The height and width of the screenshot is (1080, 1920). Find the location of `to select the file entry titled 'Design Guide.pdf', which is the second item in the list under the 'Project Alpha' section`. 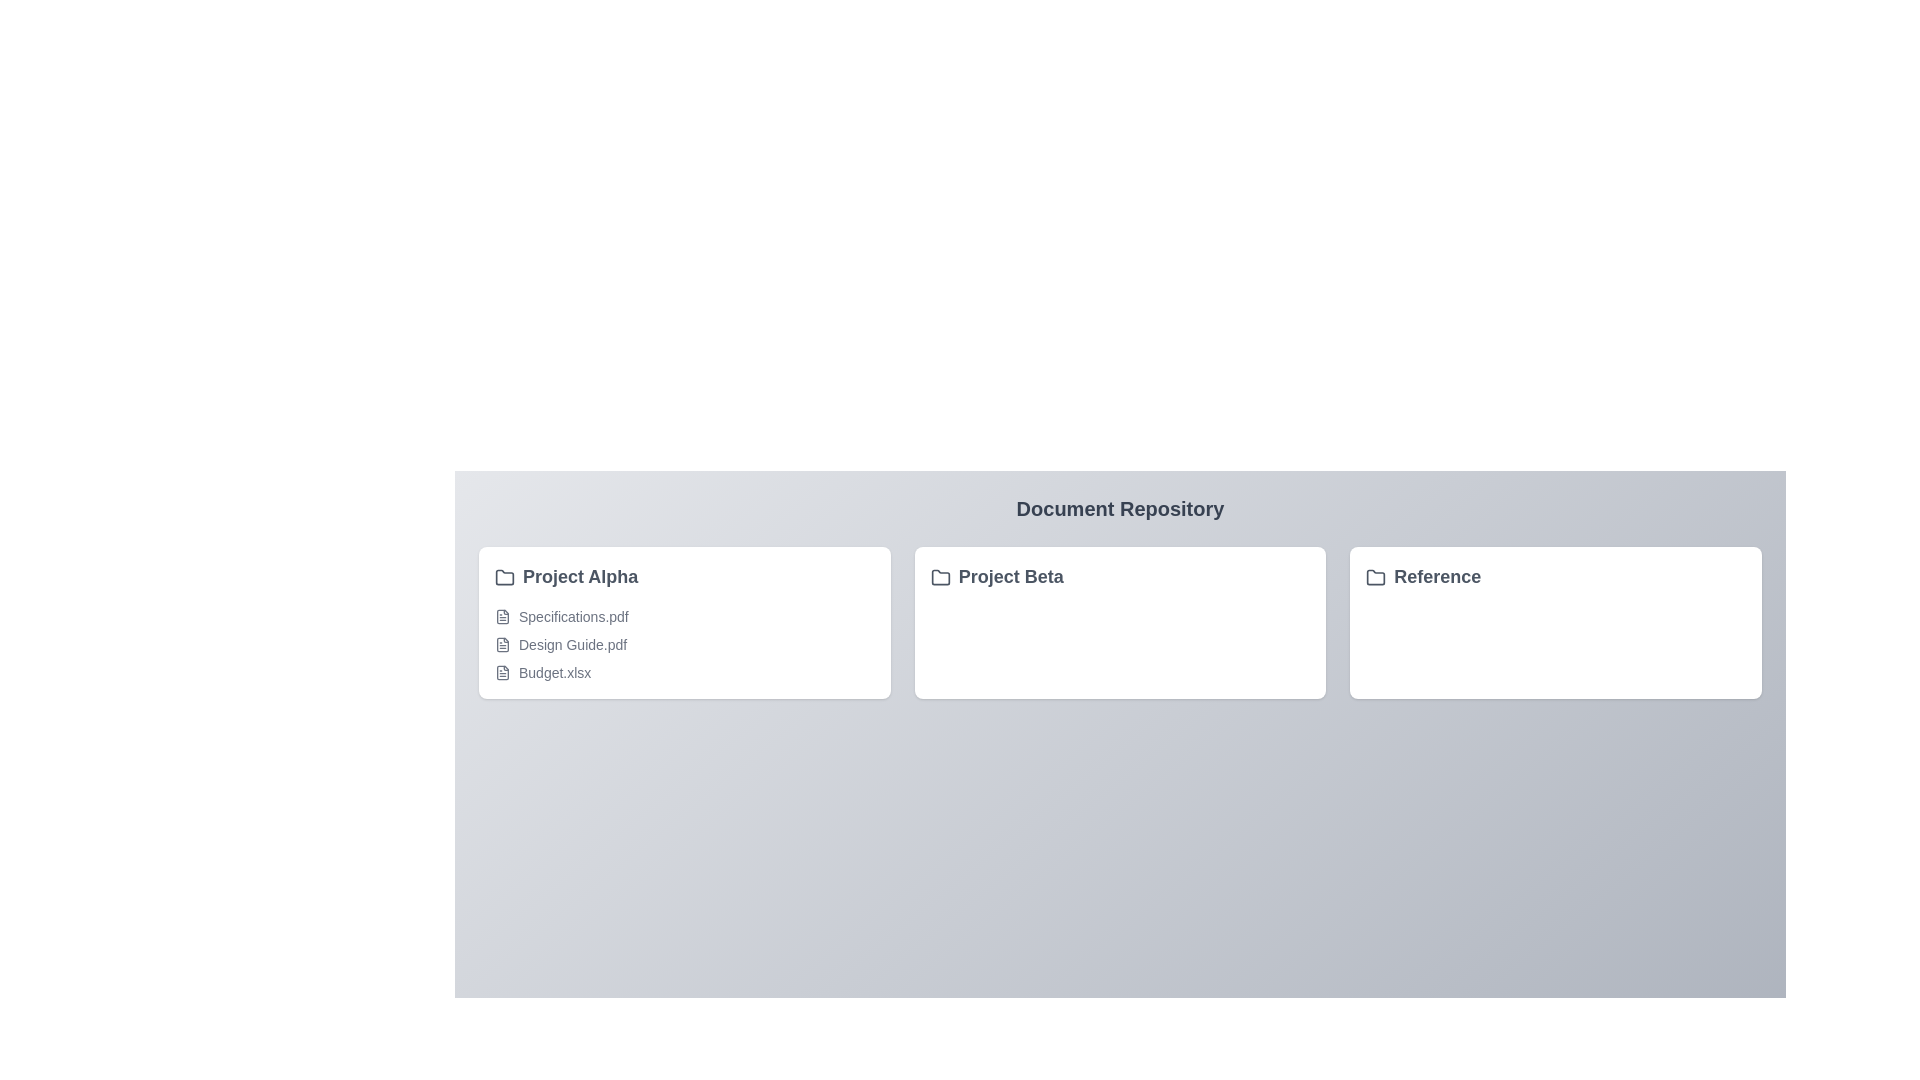

to select the file entry titled 'Design Guide.pdf', which is the second item in the list under the 'Project Alpha' section is located at coordinates (684, 644).